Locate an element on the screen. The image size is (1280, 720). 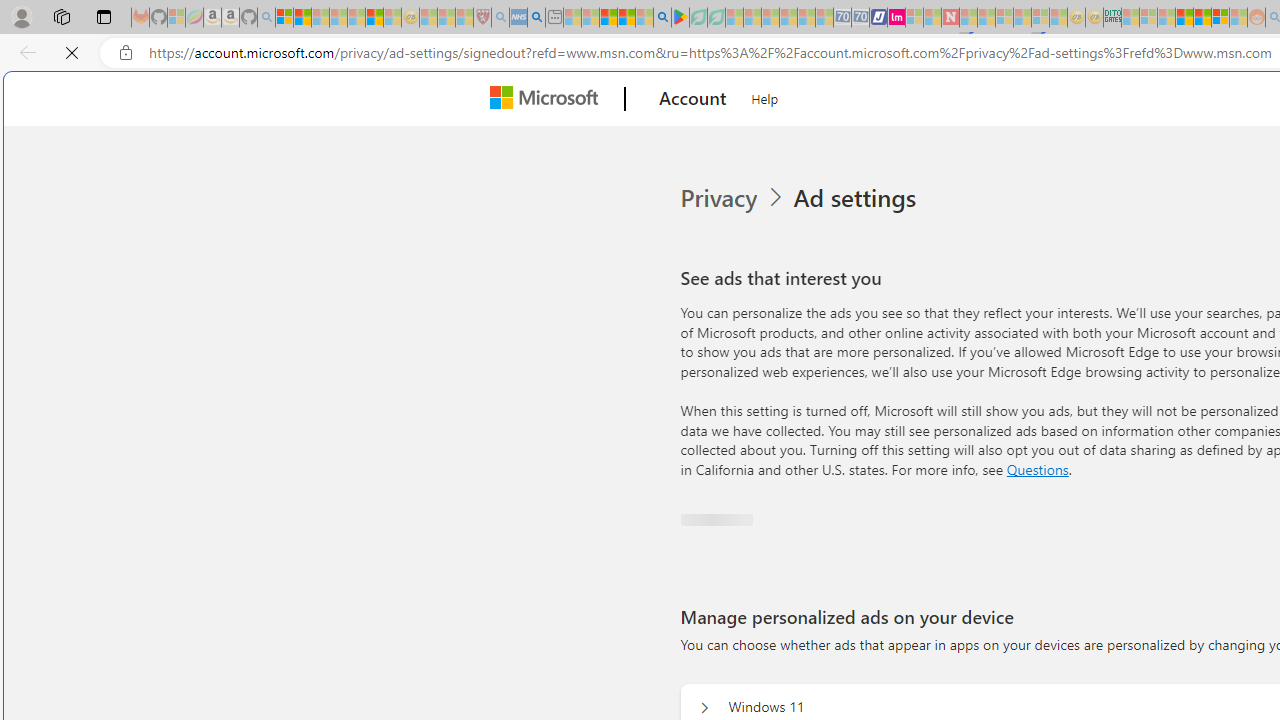
'Local - MSN - Sleeping' is located at coordinates (463, 17).